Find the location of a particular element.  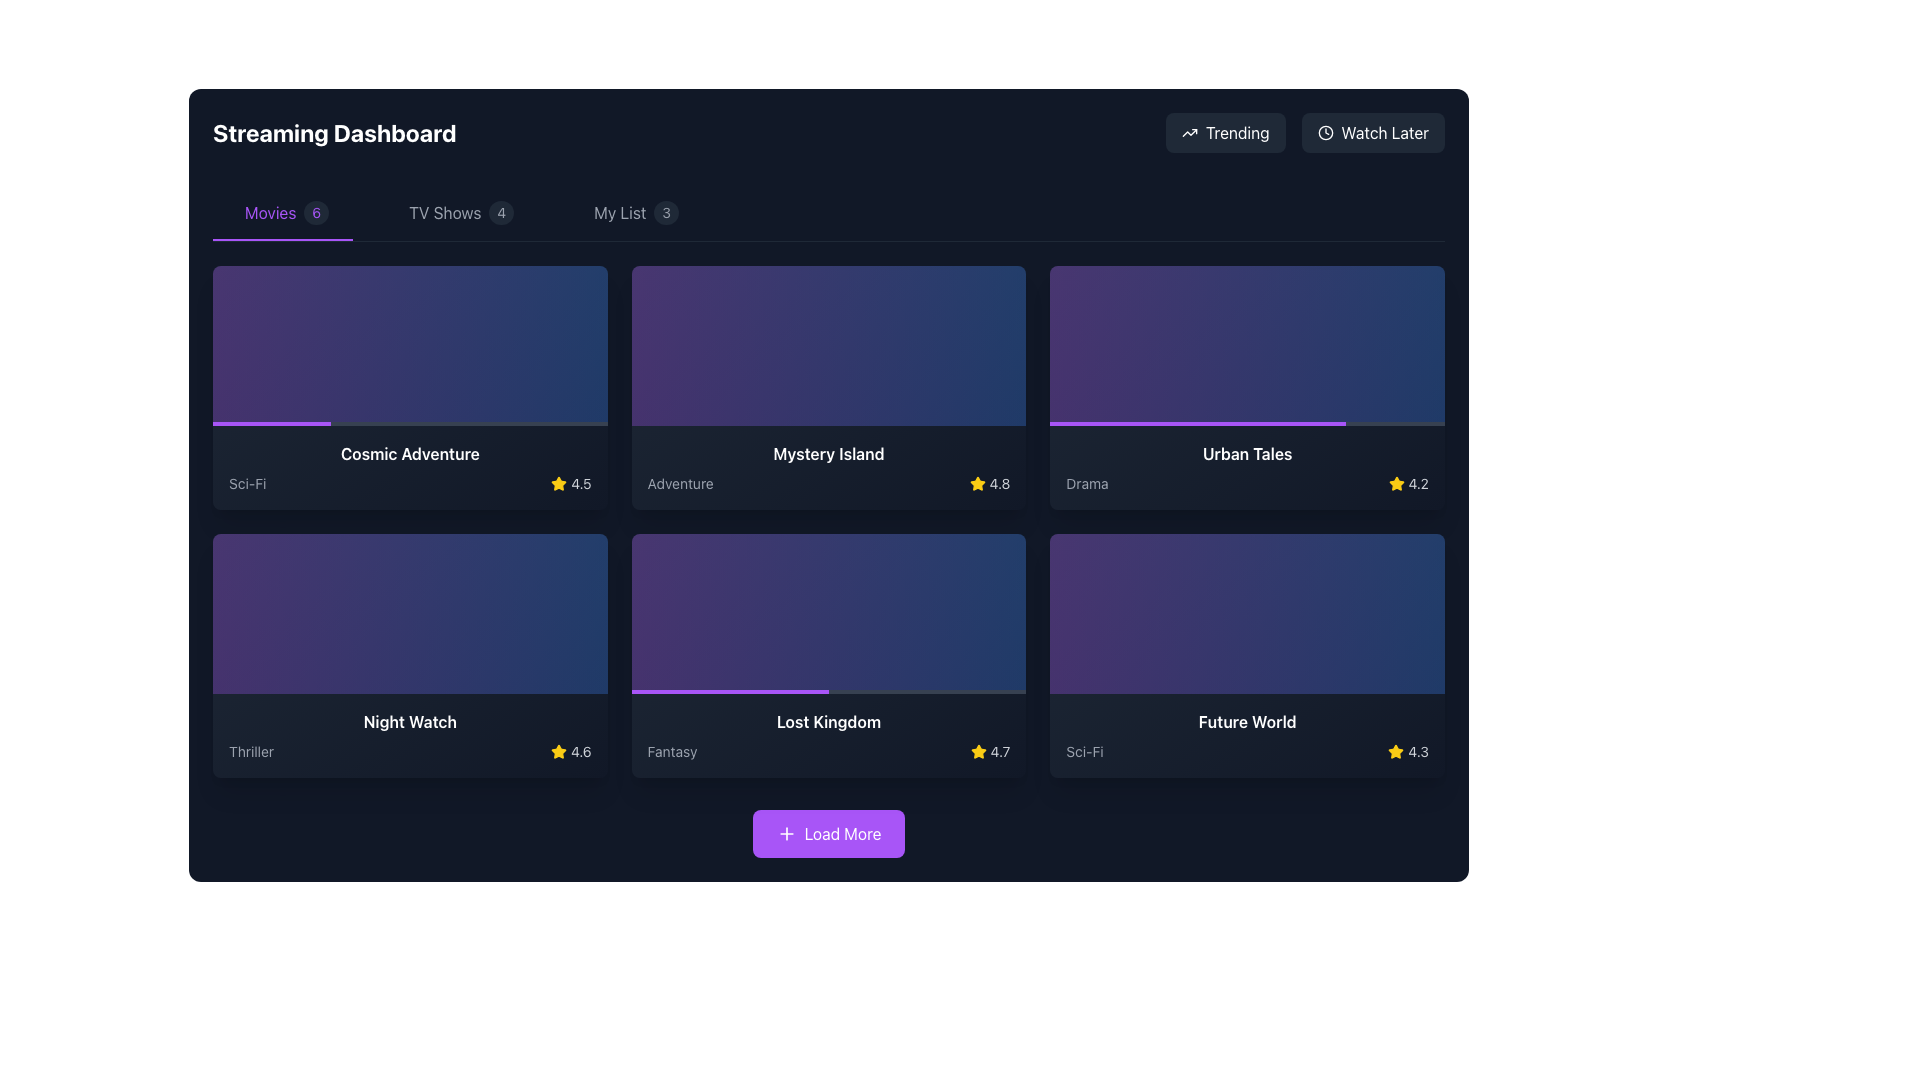

the 'Load More' button, which has white text on a purple background and is centrally placed at the bottom of the list of content cards is located at coordinates (843, 833).